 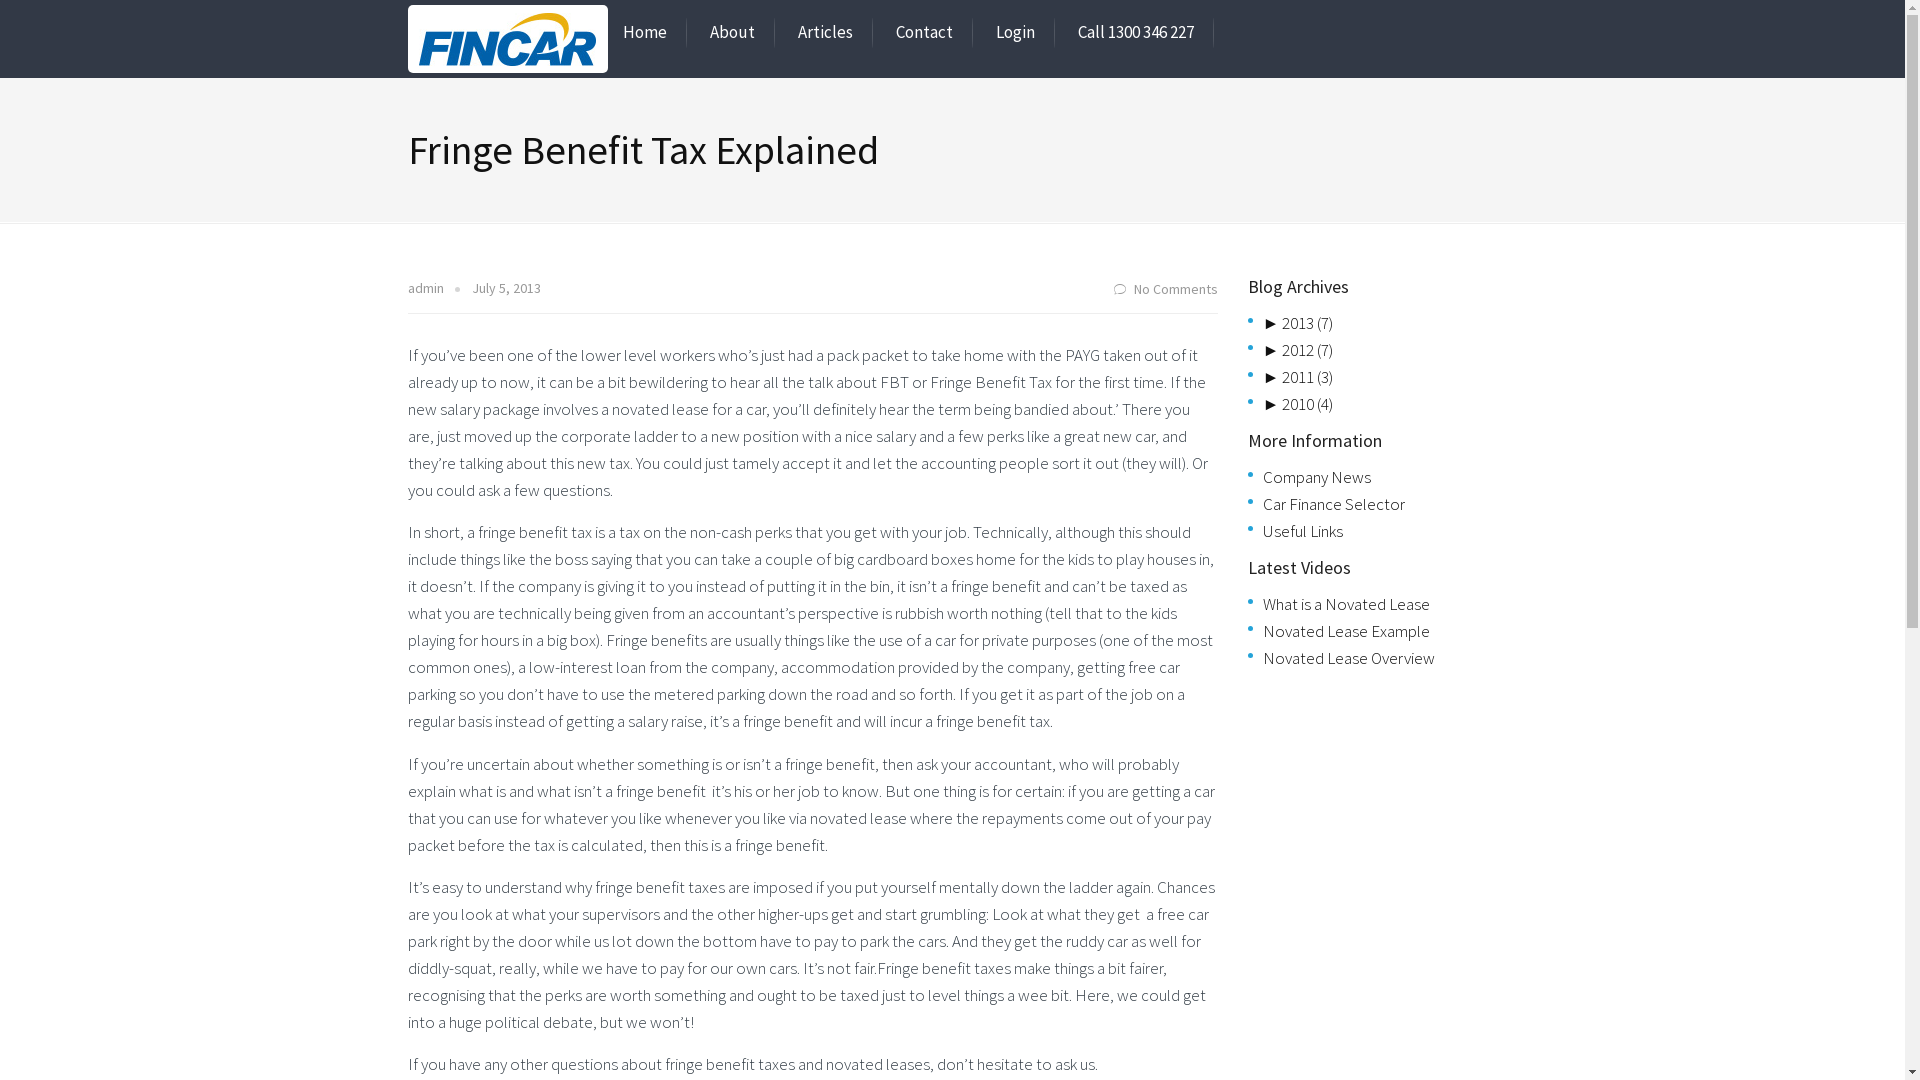 What do you see at coordinates (643, 32) in the screenshot?
I see `'Home'` at bounding box center [643, 32].